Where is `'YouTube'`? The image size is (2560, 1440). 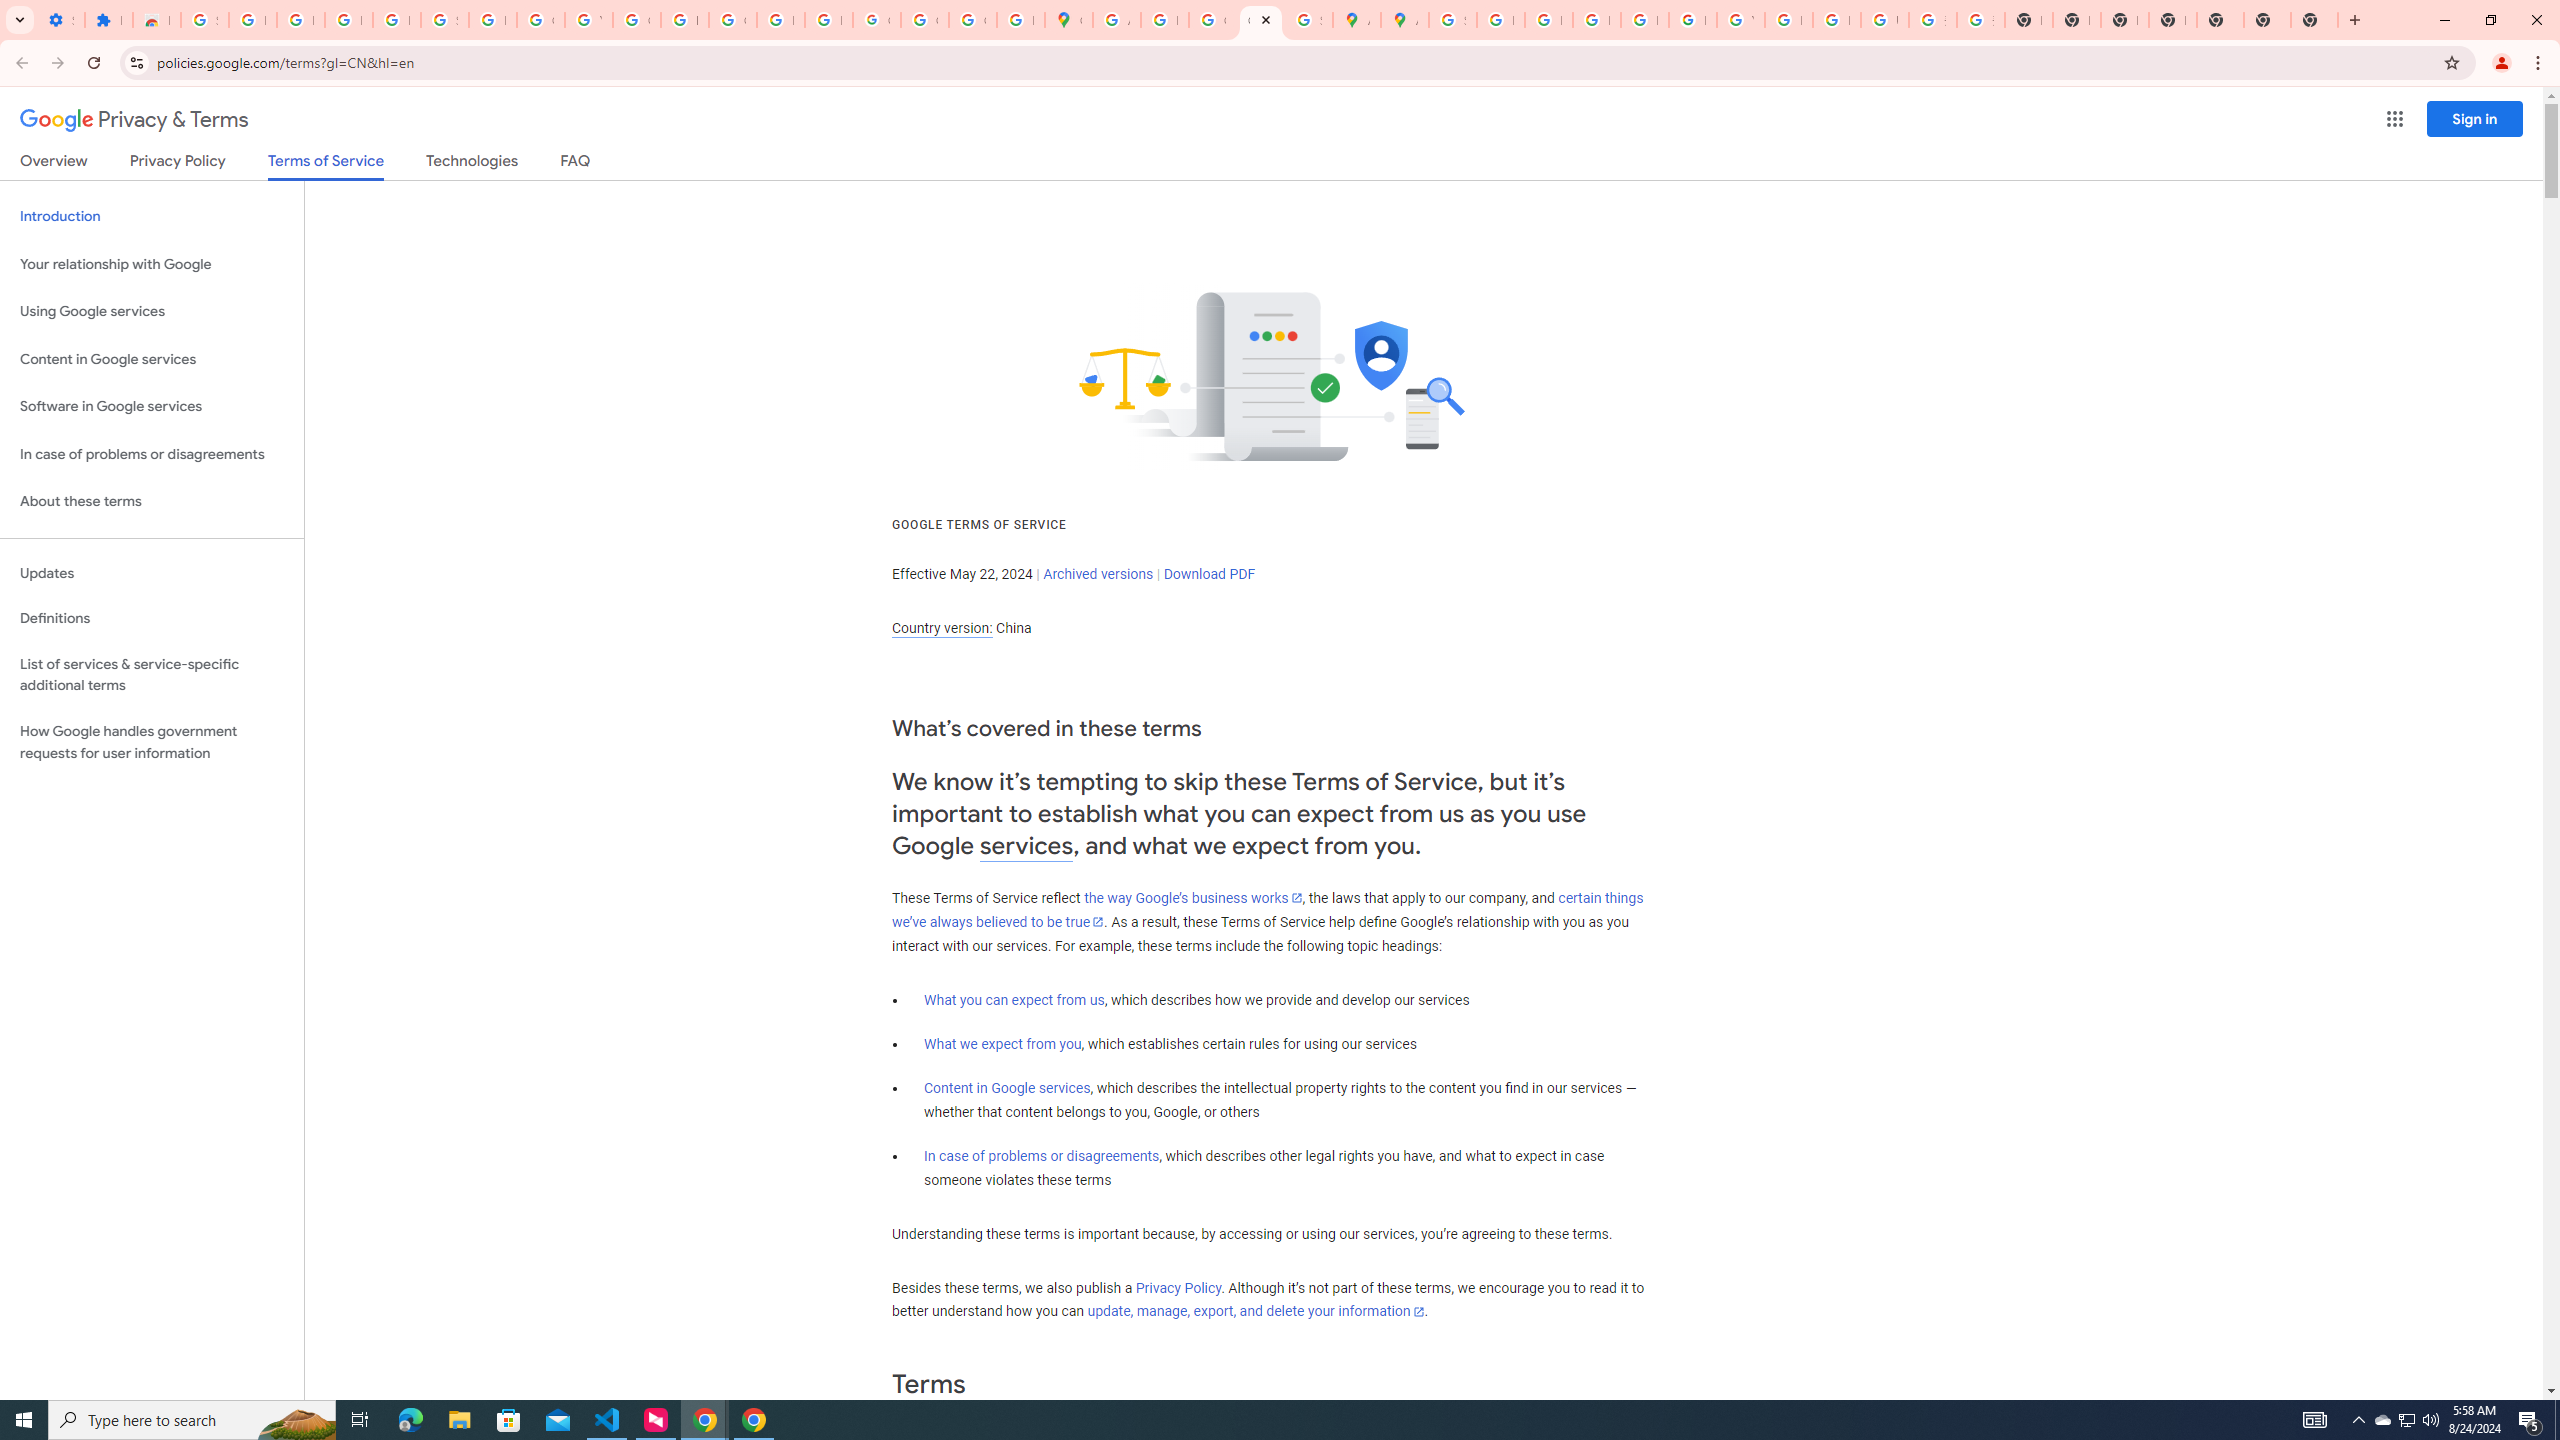 'YouTube' is located at coordinates (587, 19).